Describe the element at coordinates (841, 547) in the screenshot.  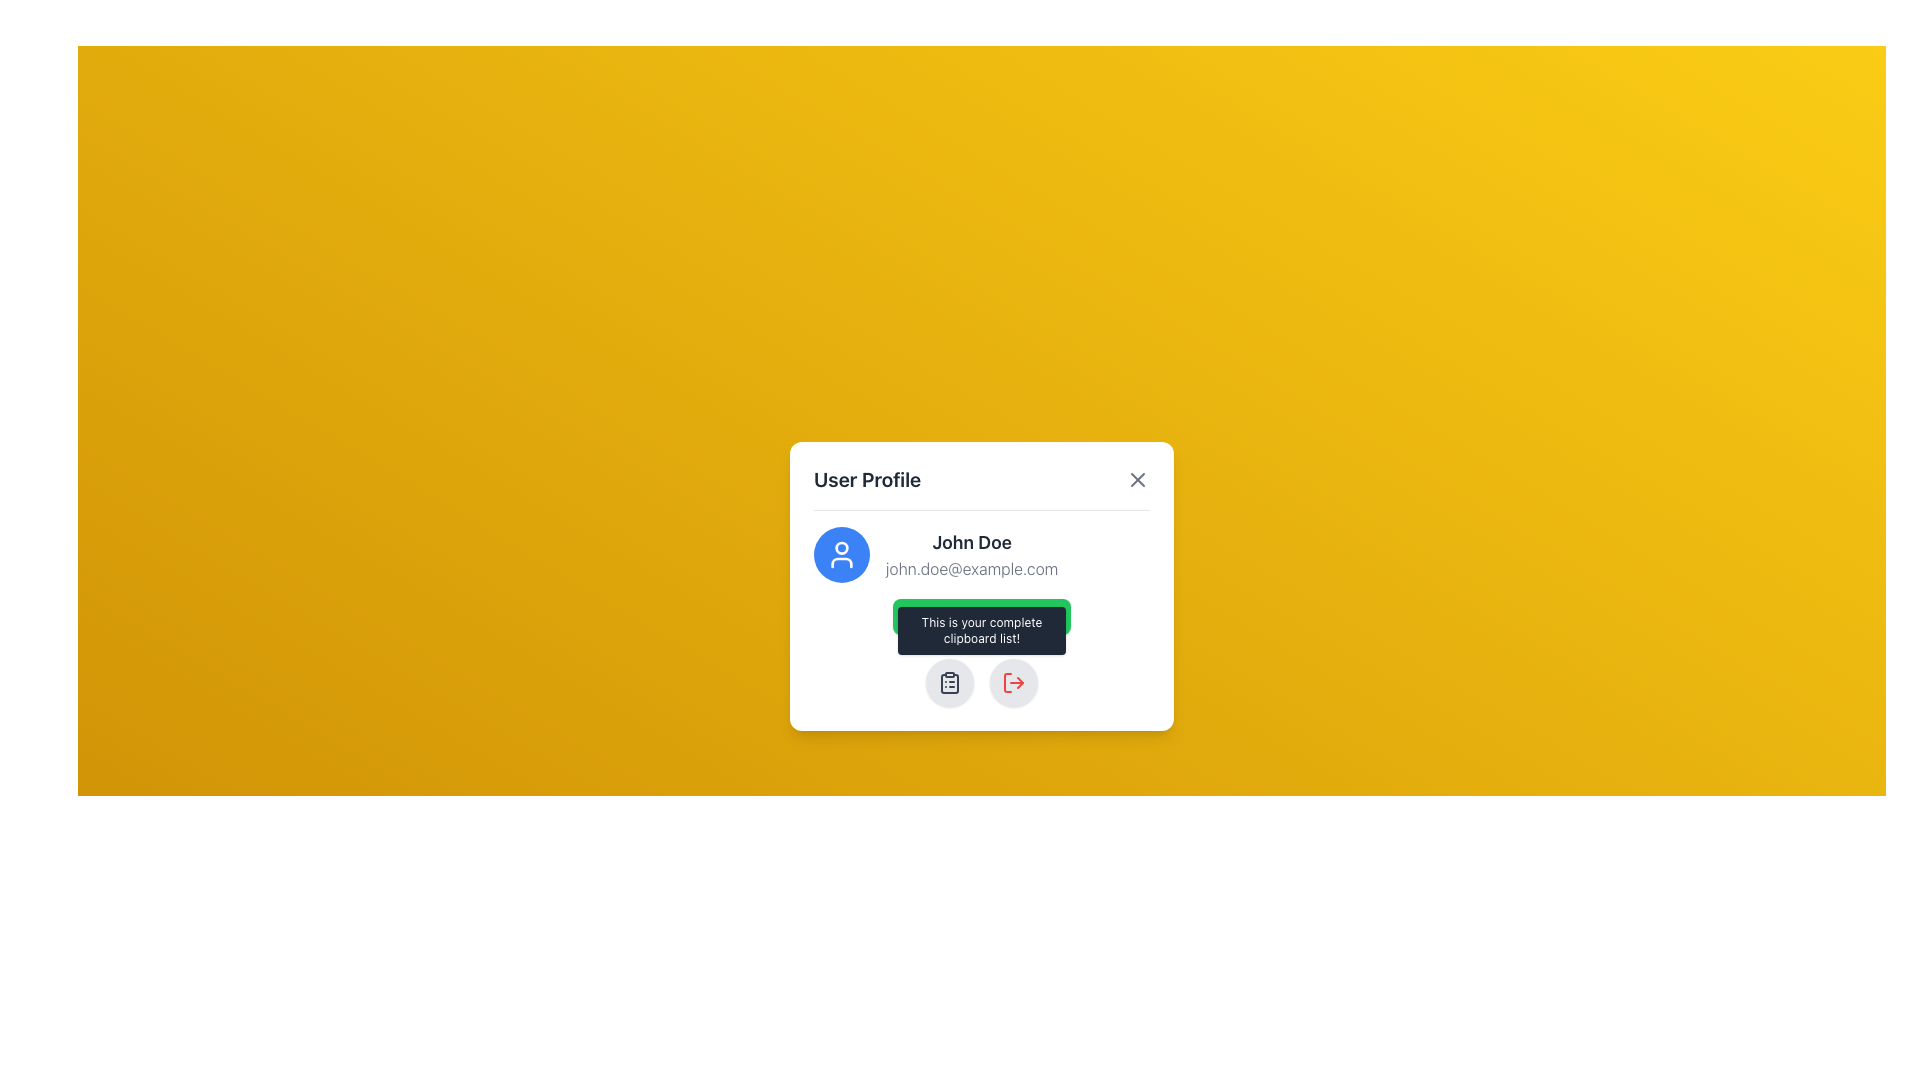
I see `interactive circular graphical component located within the profile picture, positioned slightly towards the upper-left inside the icon` at that location.